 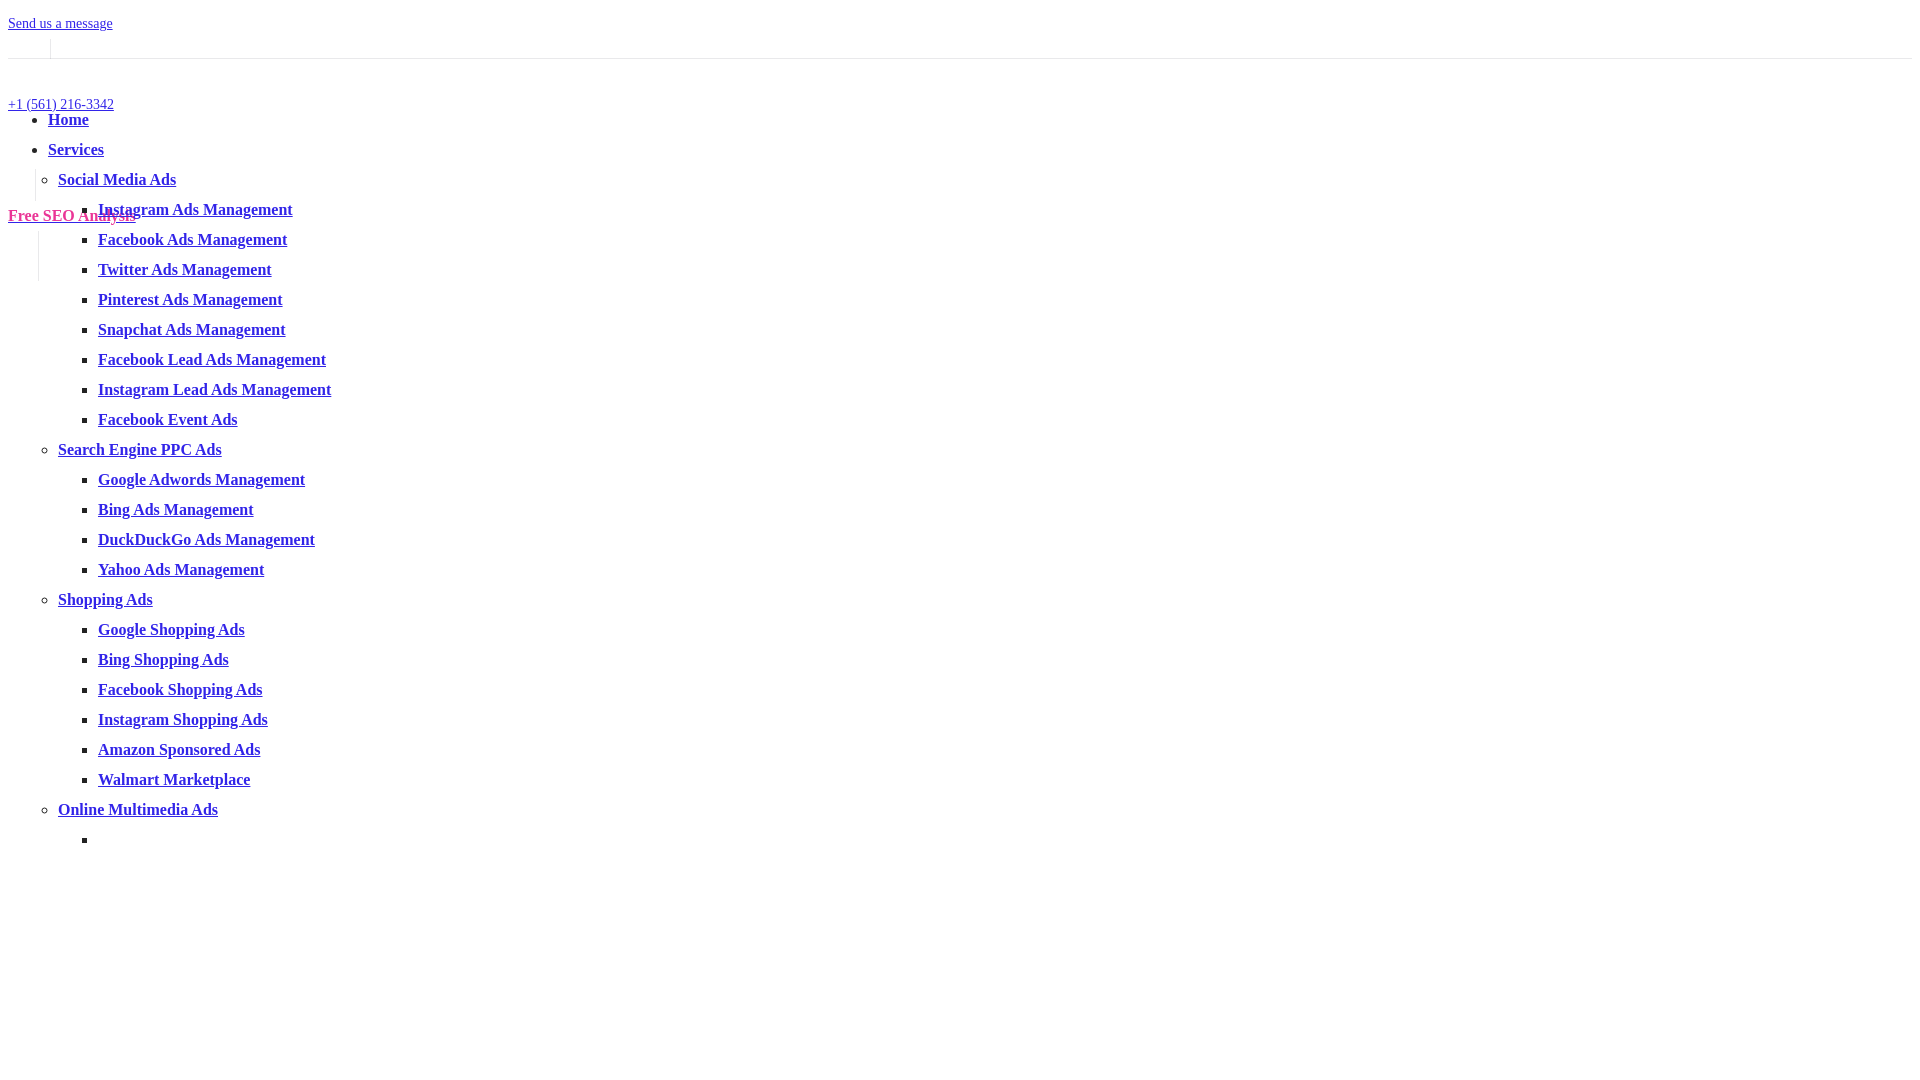 I want to click on 'Online Multimedia Ads', so click(x=137, y=808).